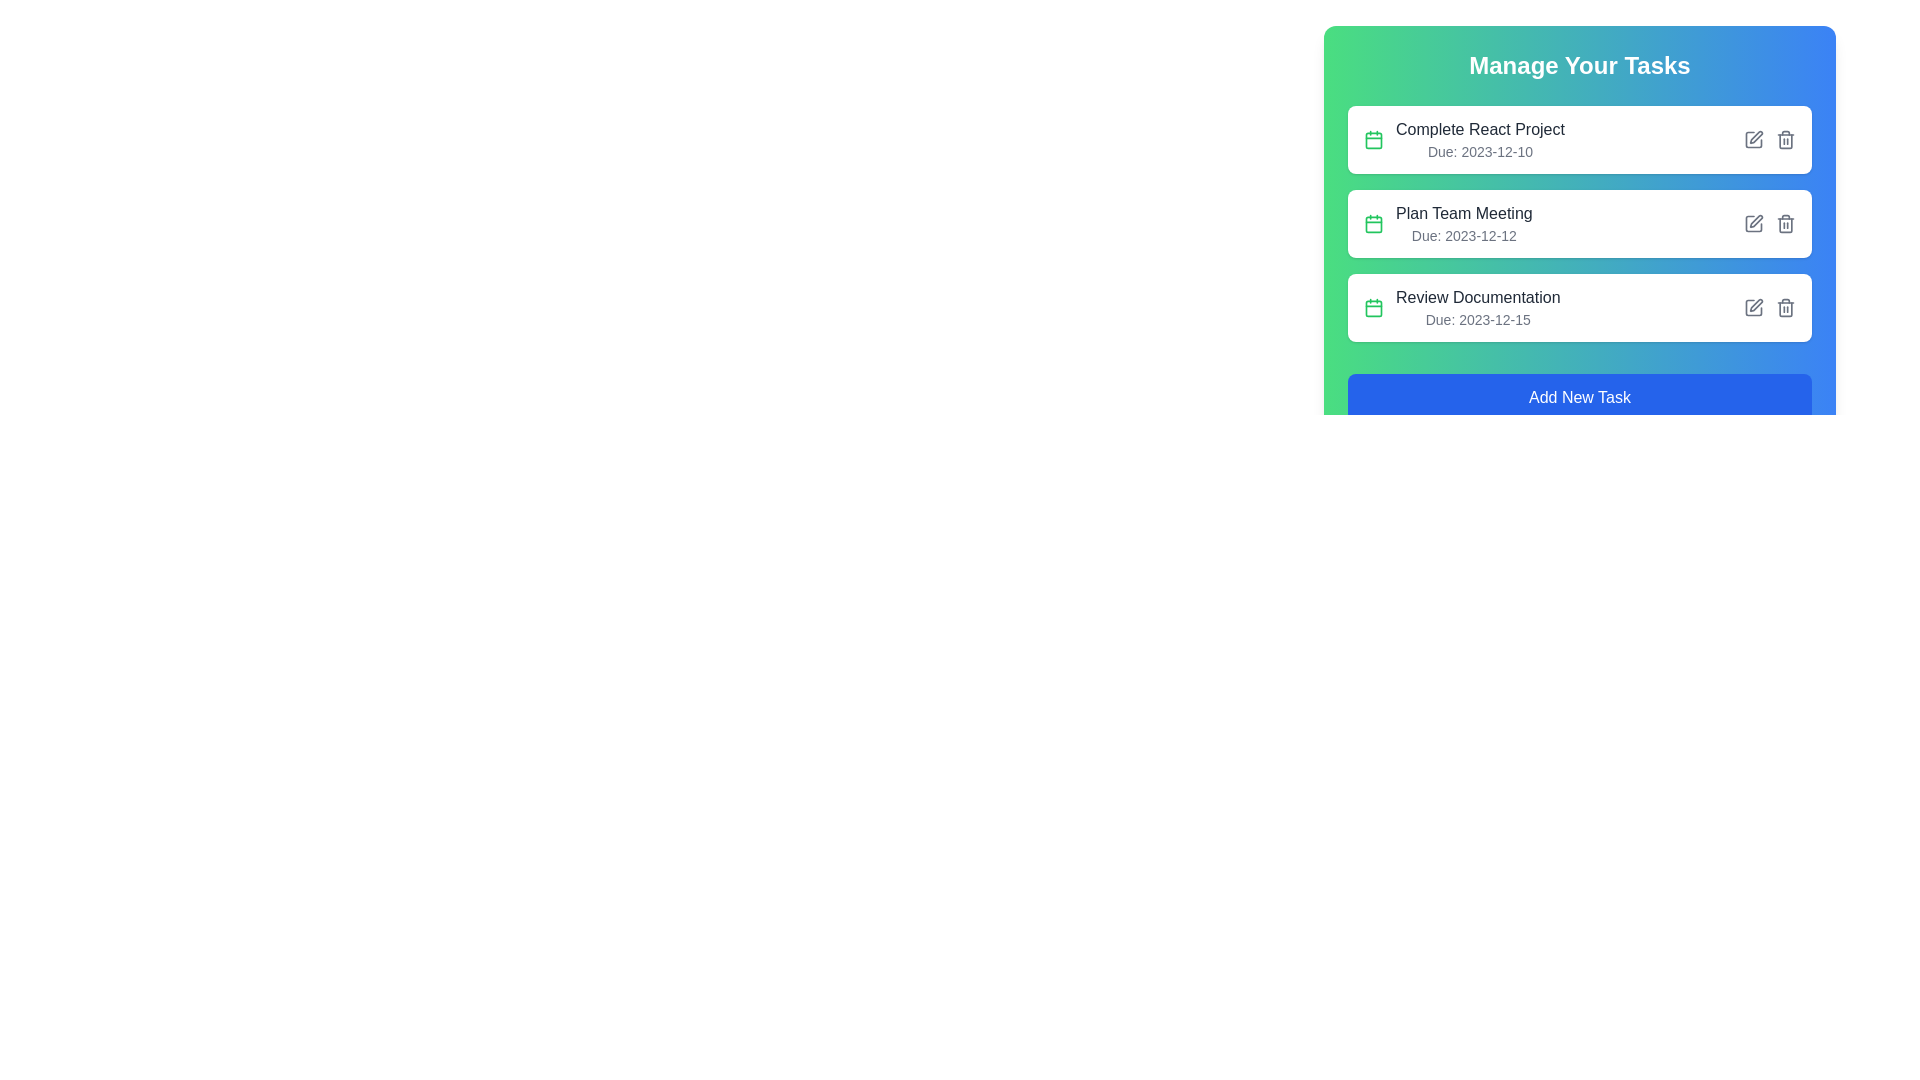 The image size is (1920, 1080). What do you see at coordinates (1448, 223) in the screenshot?
I see `the task item displaying 'Plan Team Meeting' with a green calendar icon, located in the 'Manage Your Tasks' list` at bounding box center [1448, 223].